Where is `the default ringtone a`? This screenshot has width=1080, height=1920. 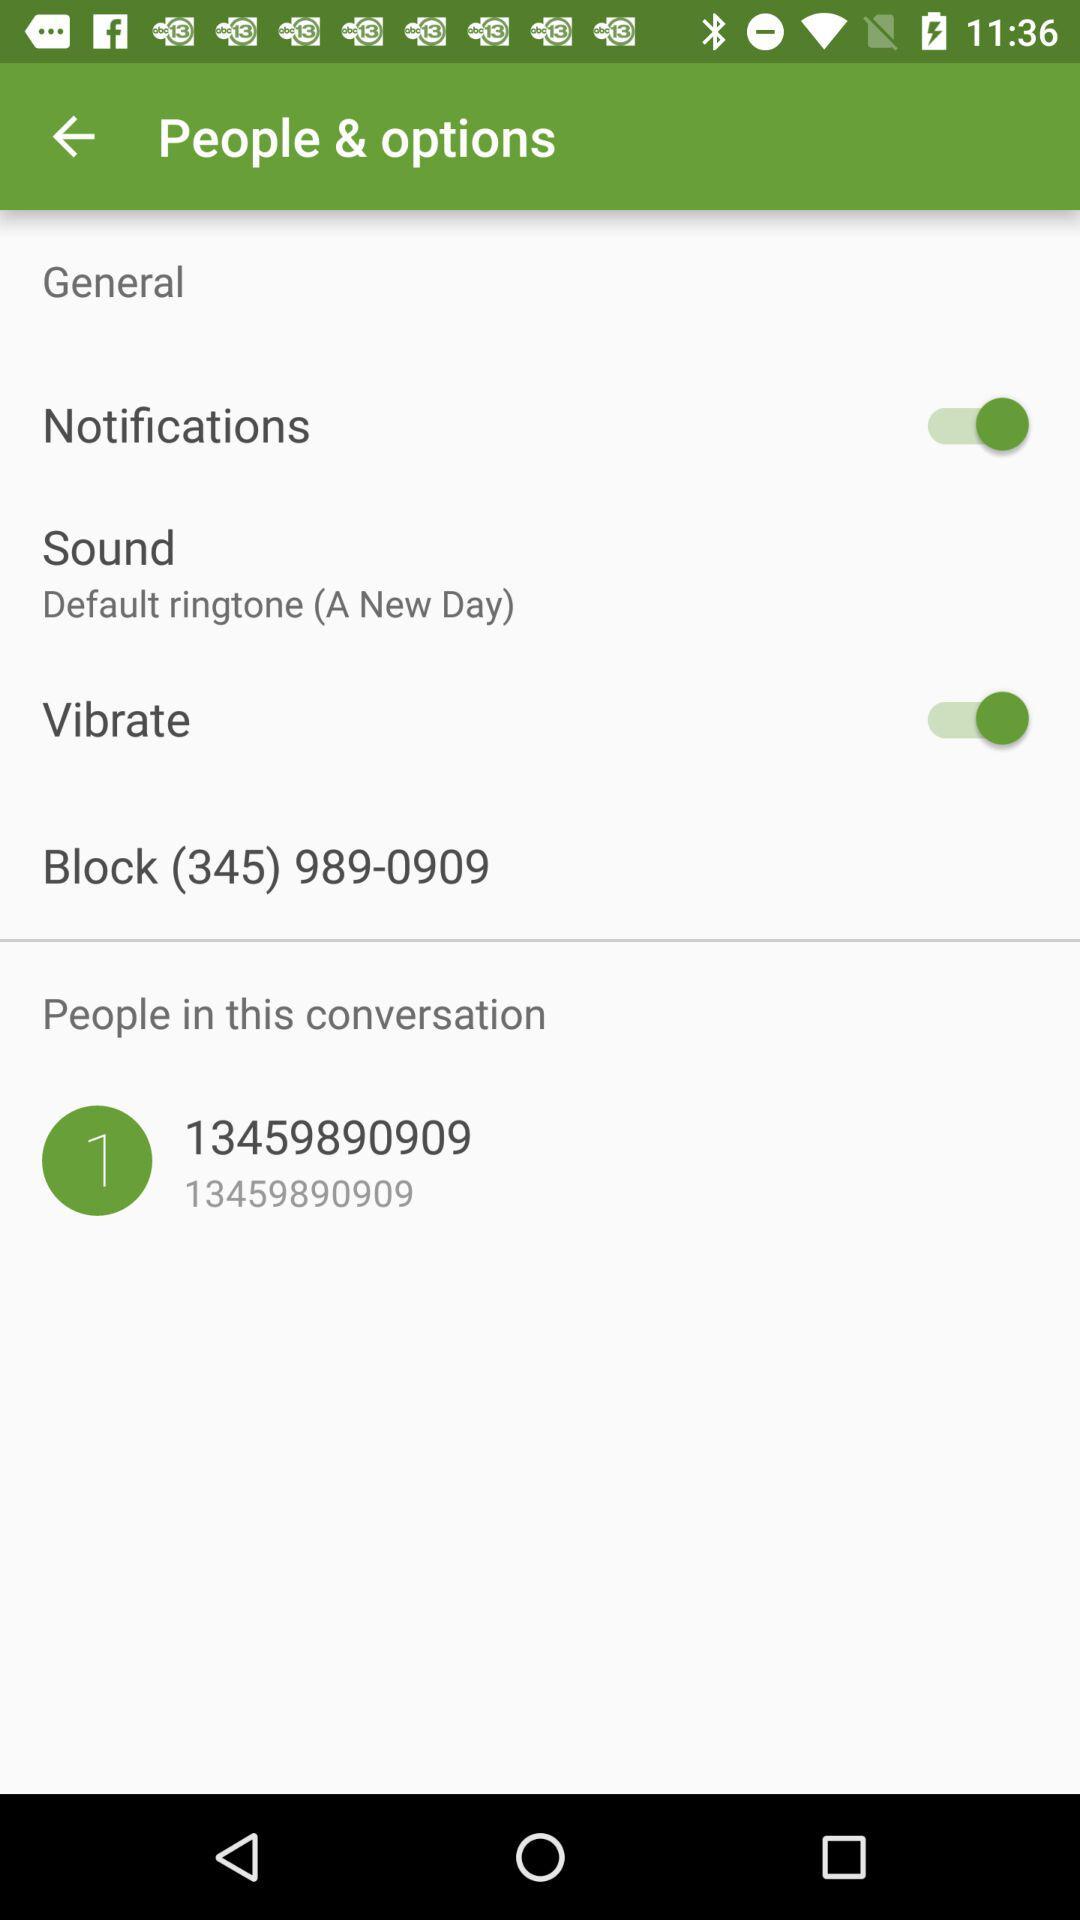 the default ringtone a is located at coordinates (540, 602).